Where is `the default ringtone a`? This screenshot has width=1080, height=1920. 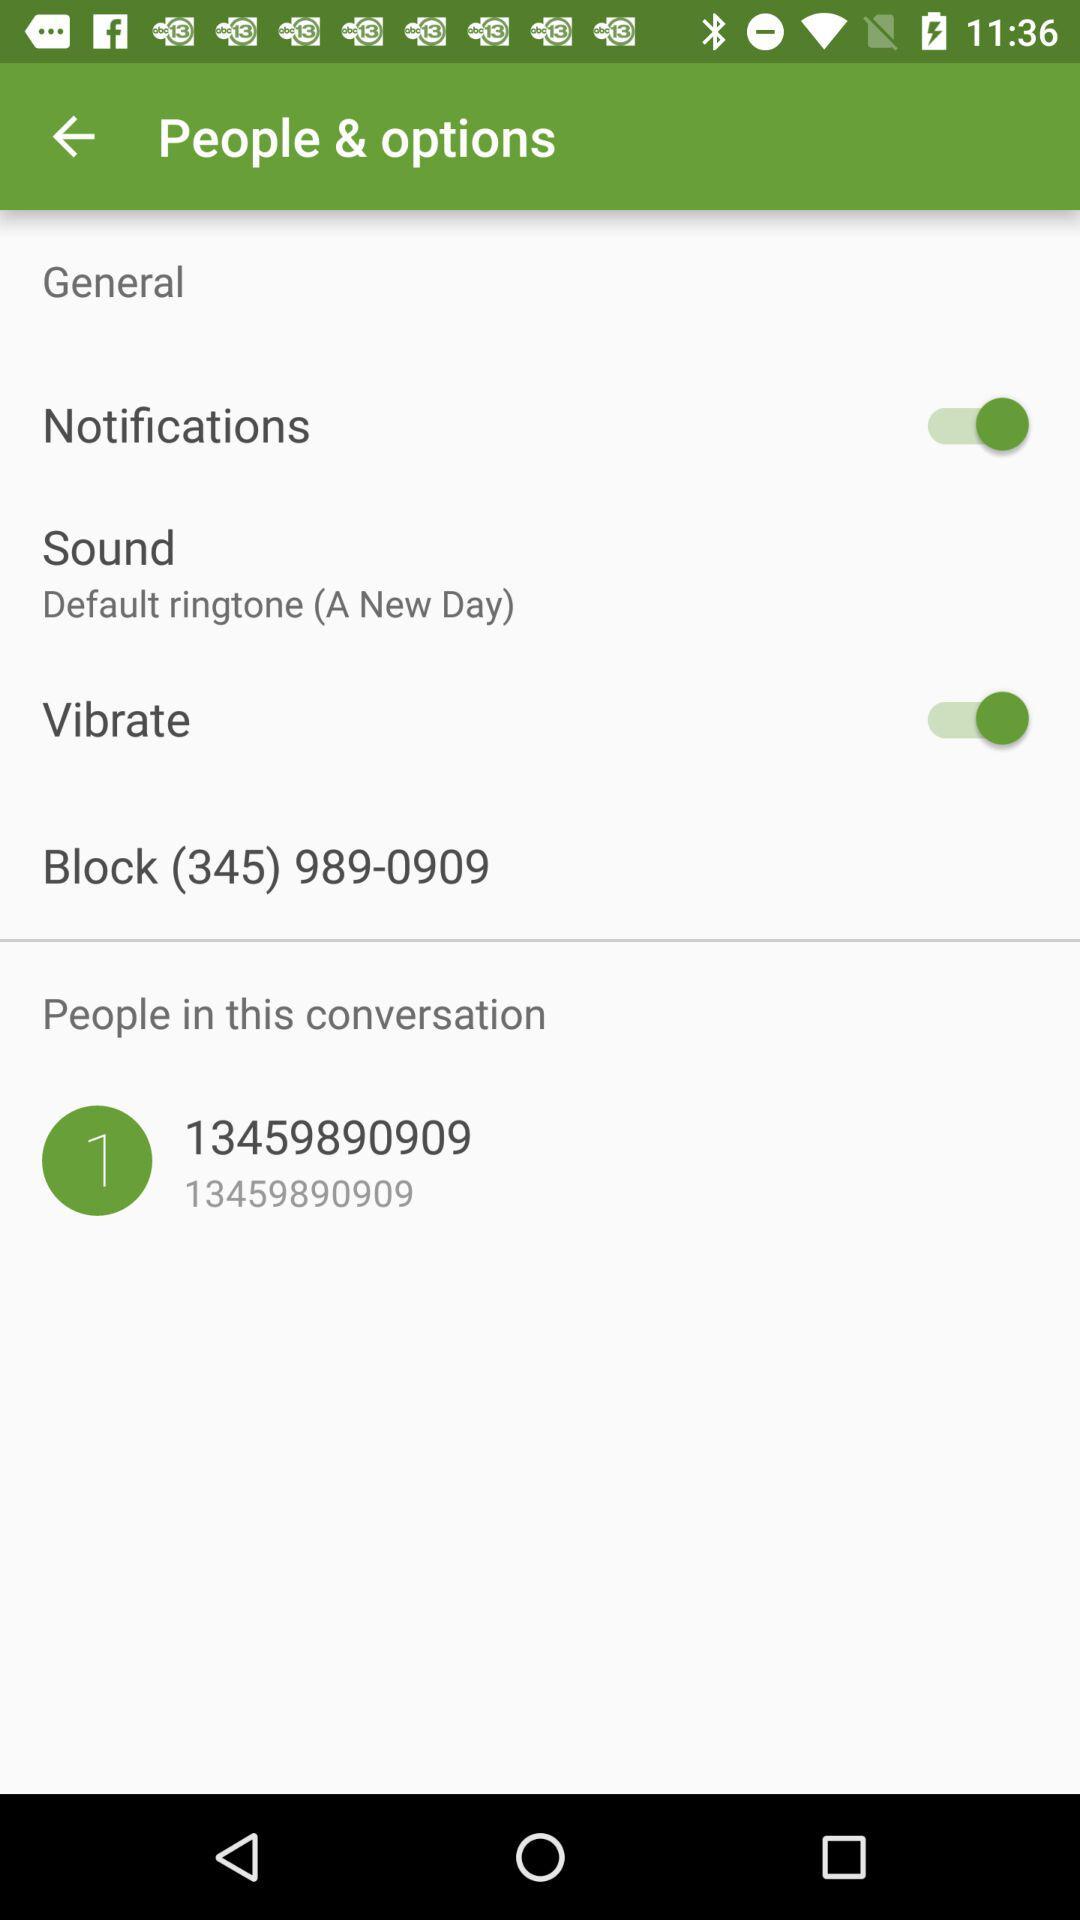 the default ringtone a is located at coordinates (540, 602).